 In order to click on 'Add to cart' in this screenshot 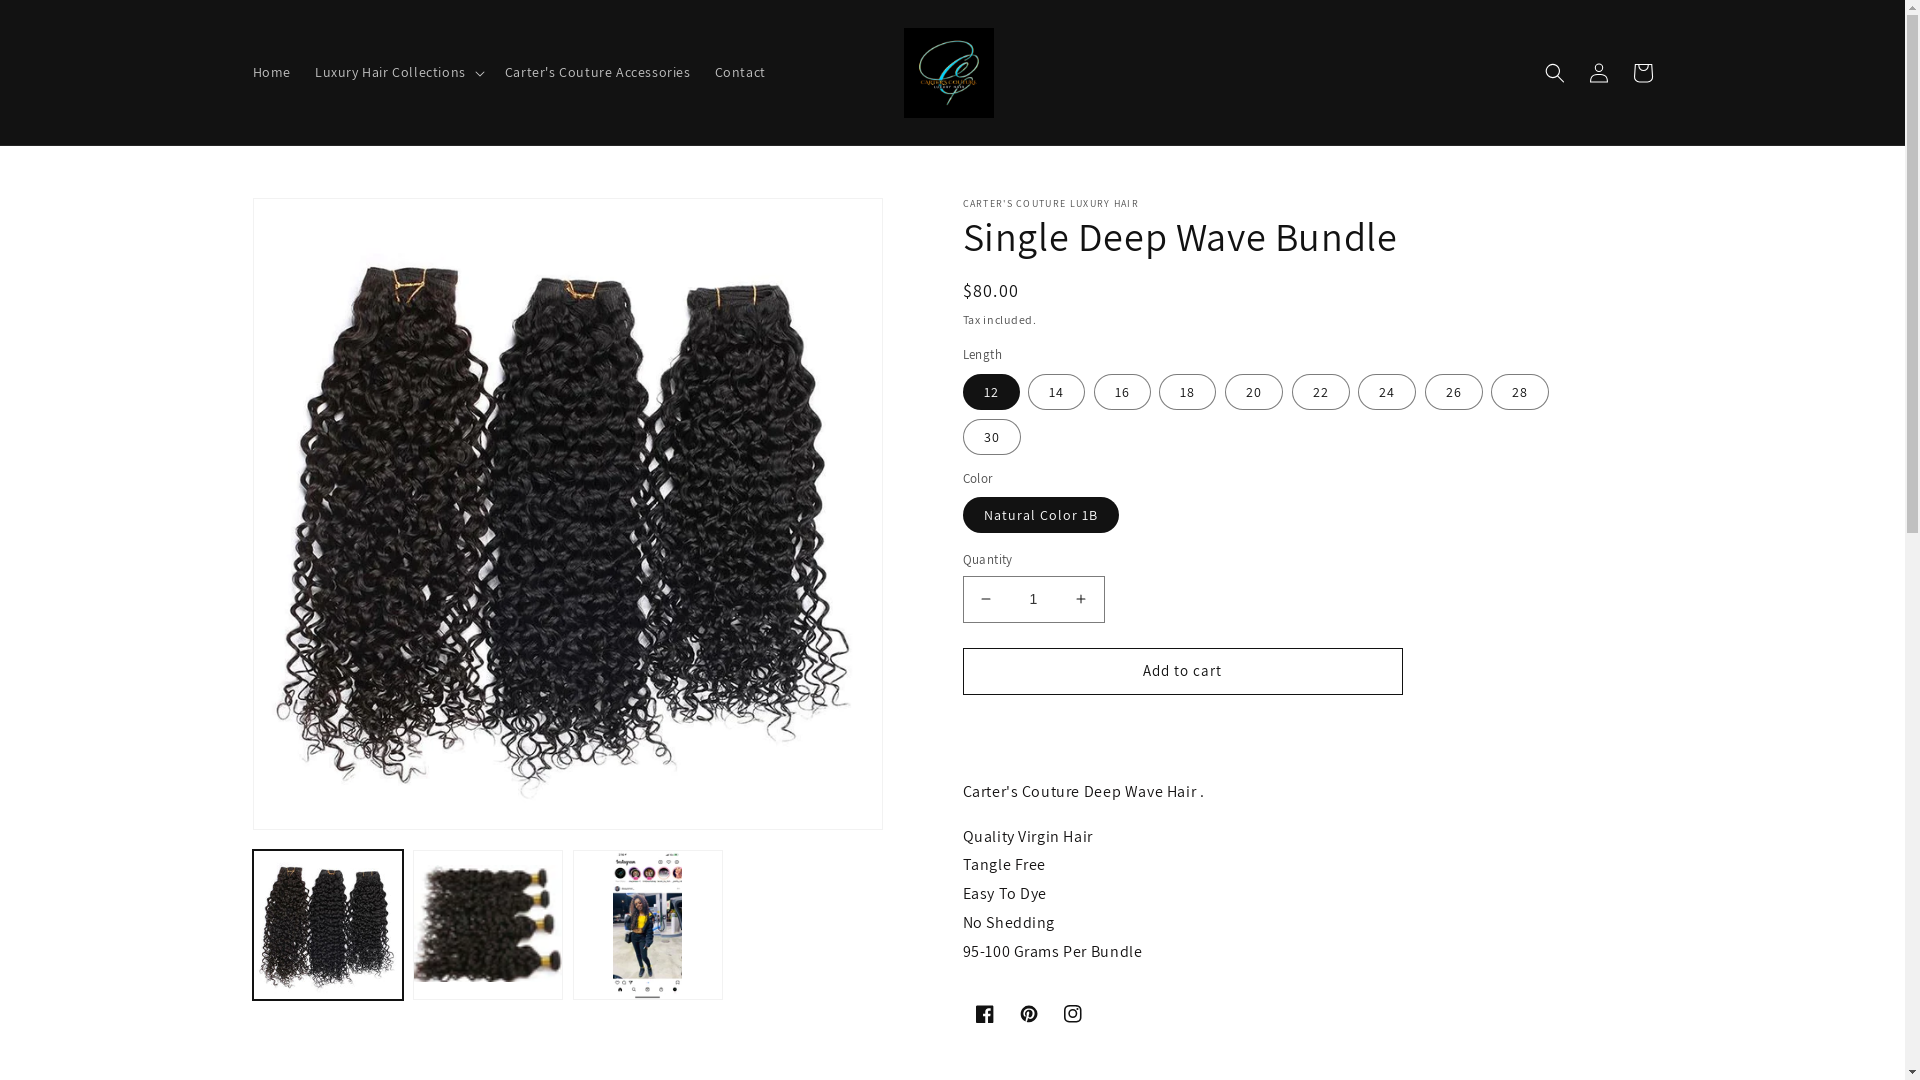, I will do `click(1181, 671)`.